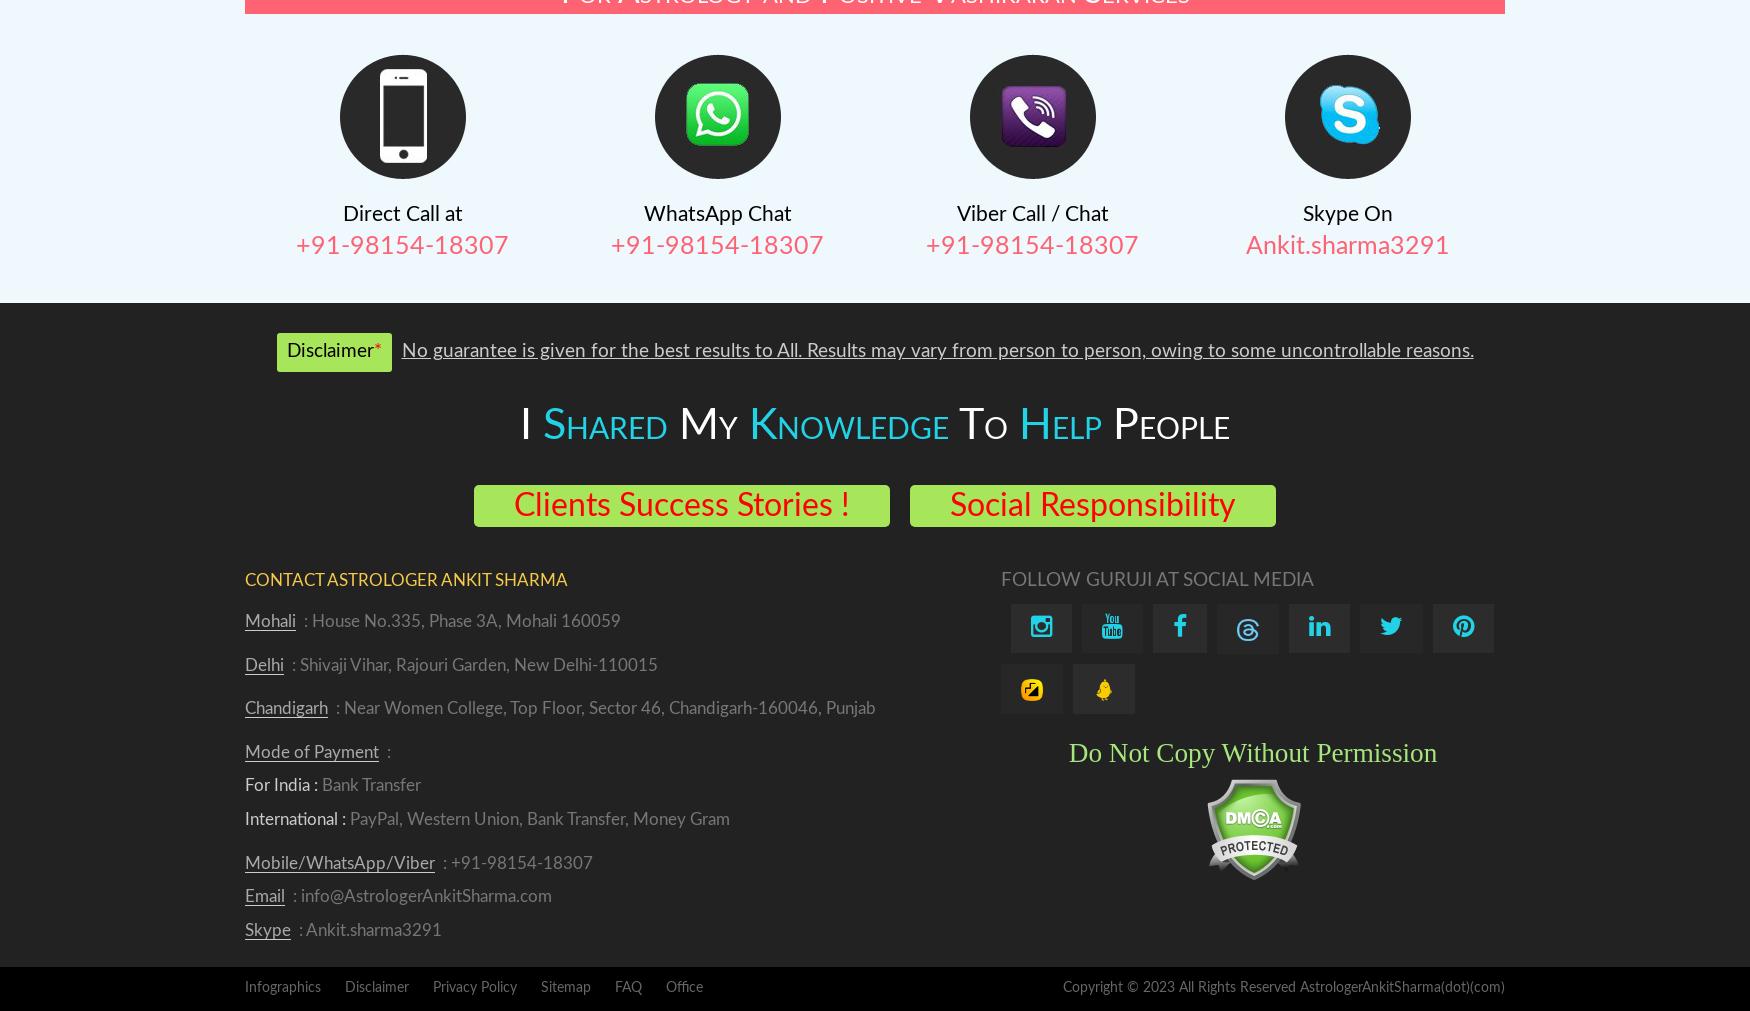  What do you see at coordinates (425, 896) in the screenshot?
I see `'info@AstrologerAnkitSharma.com'` at bounding box center [425, 896].